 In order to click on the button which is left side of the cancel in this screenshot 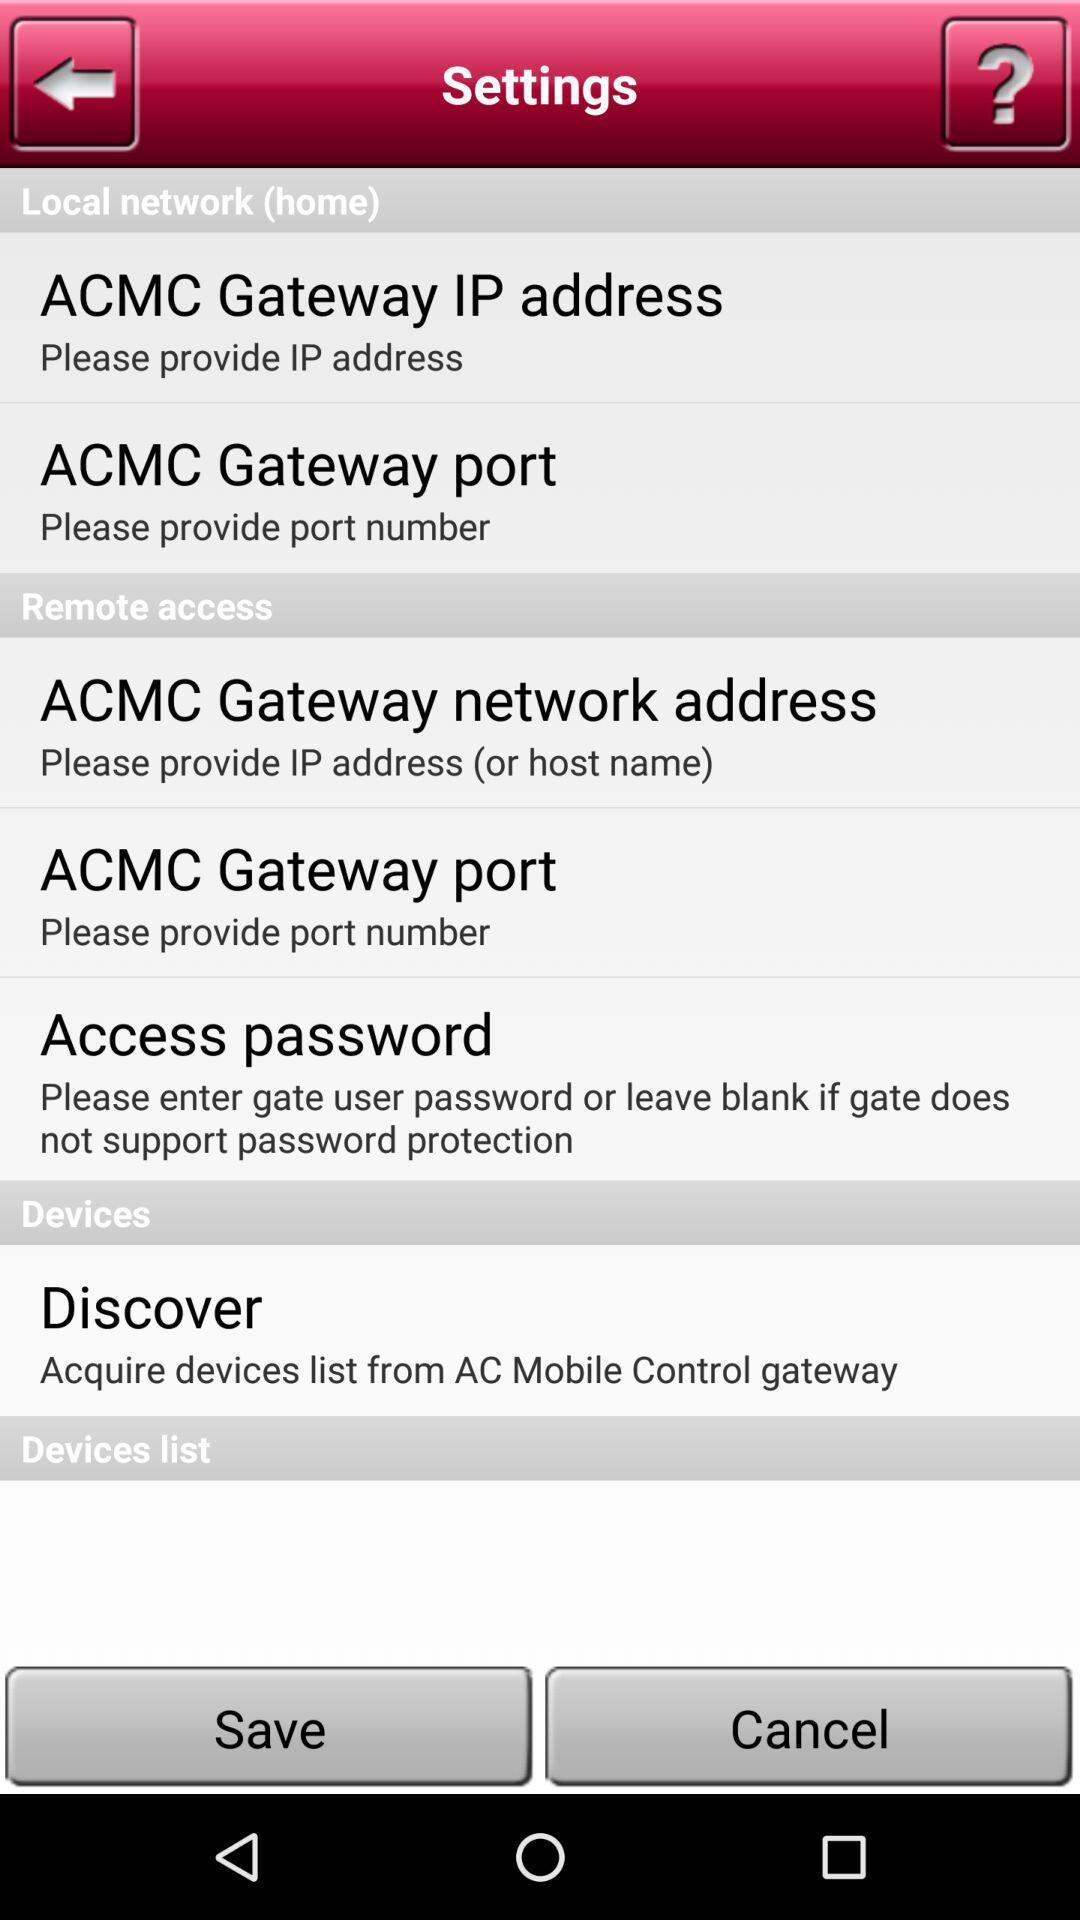, I will do `click(270, 1727)`.